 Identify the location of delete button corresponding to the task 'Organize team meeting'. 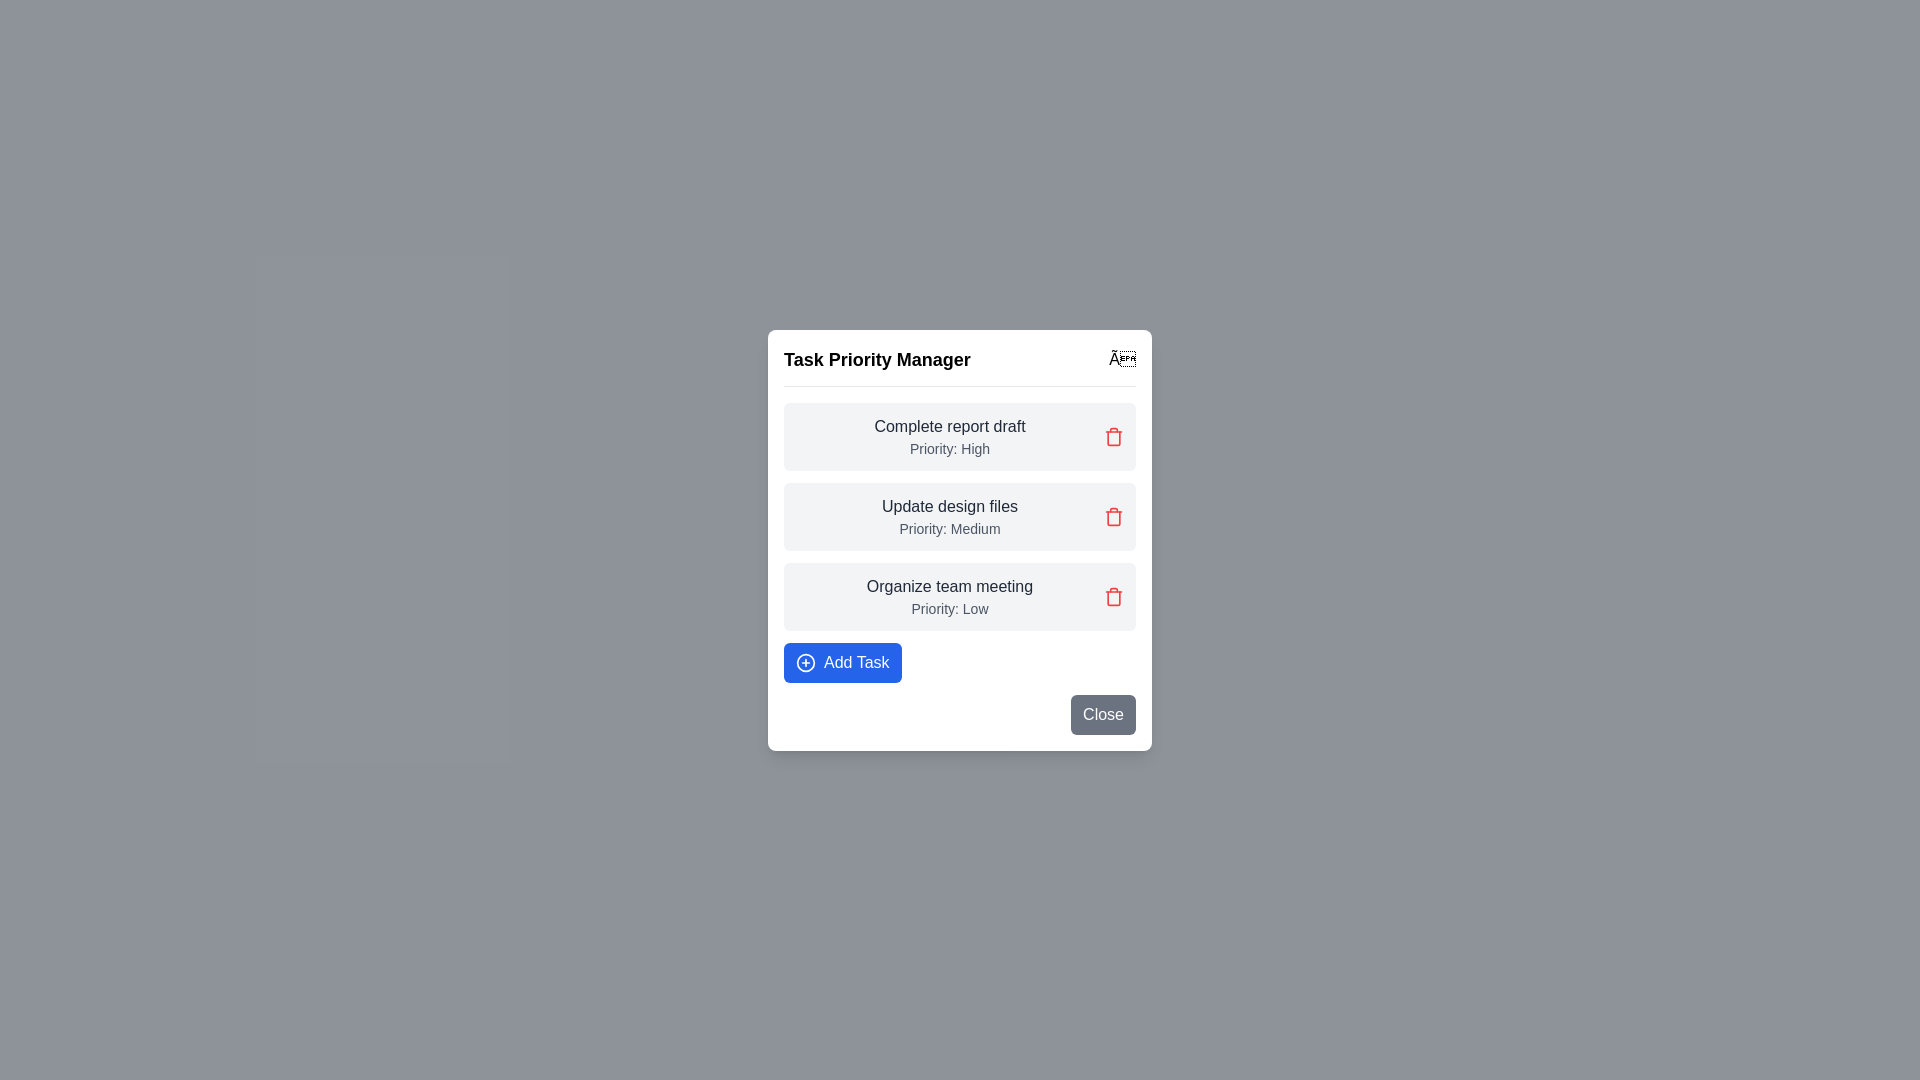
(1112, 595).